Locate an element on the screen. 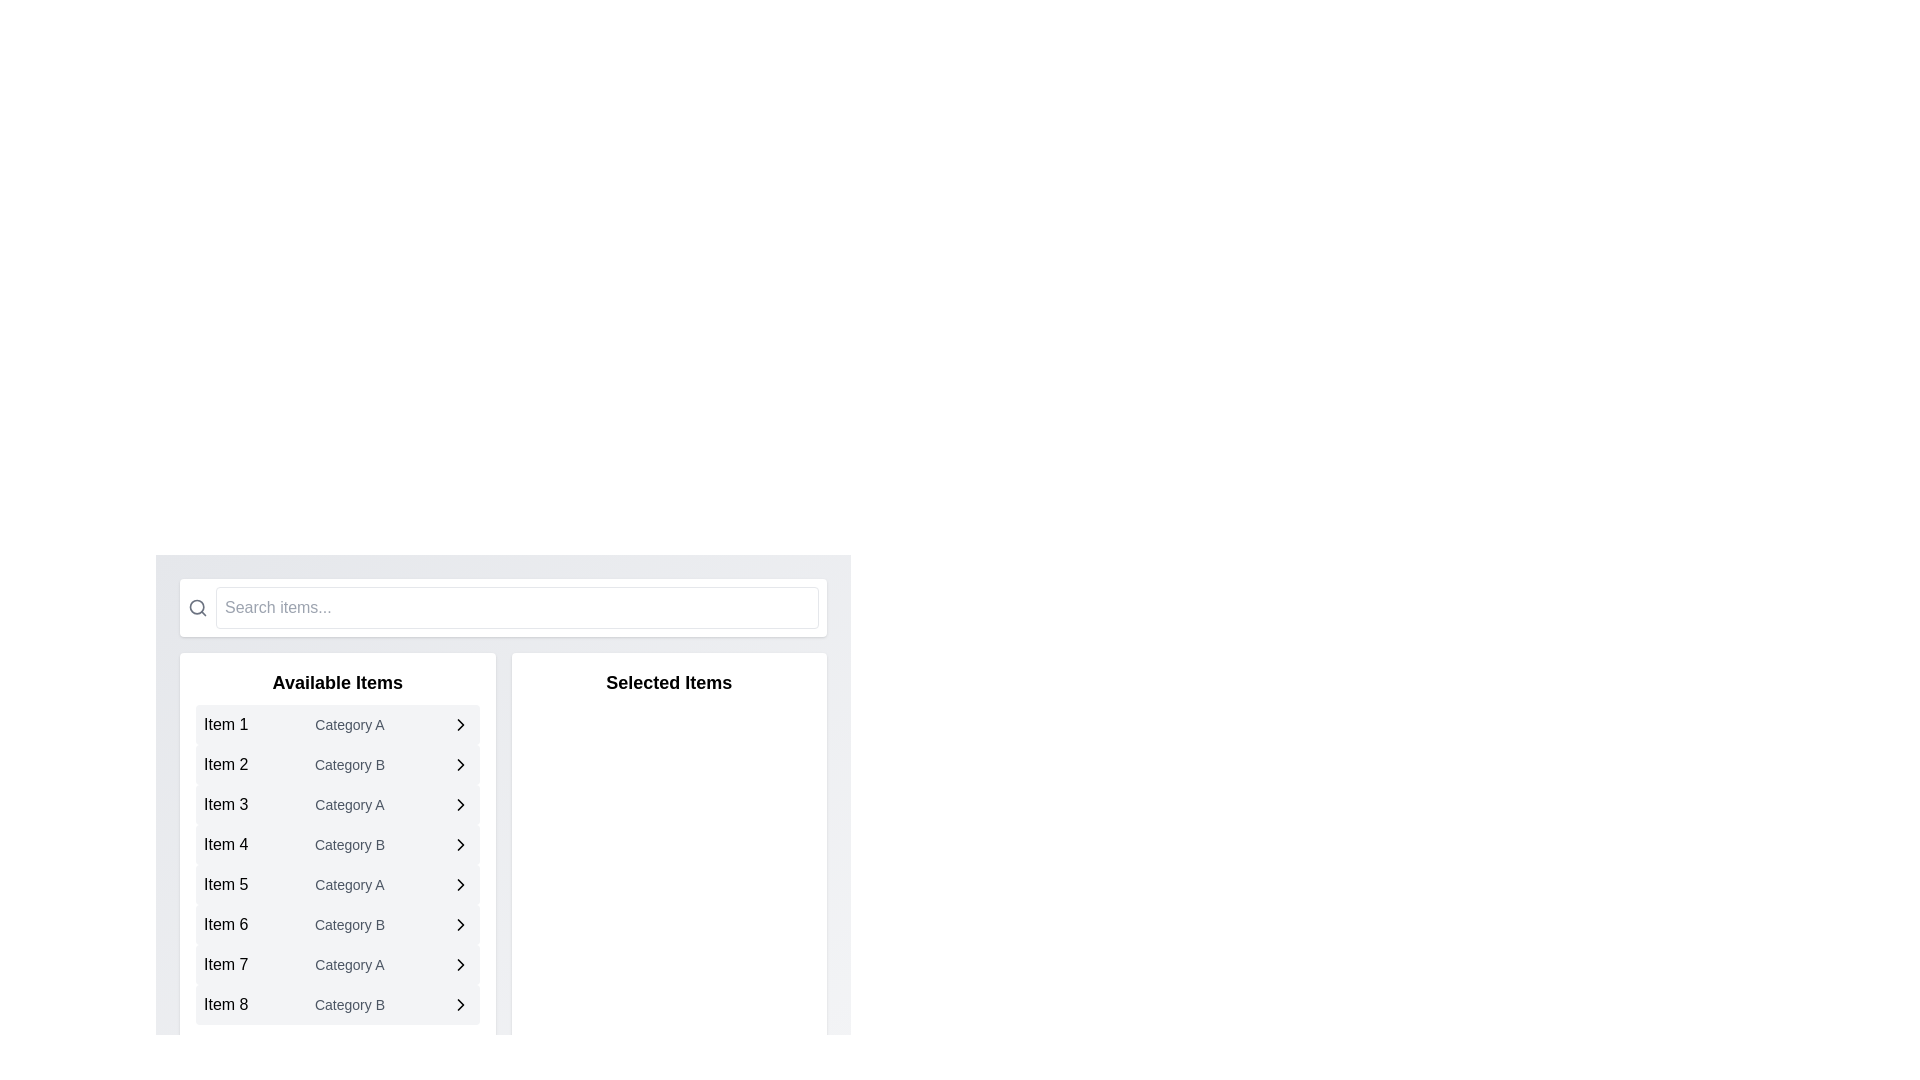 This screenshot has width=1920, height=1080. the chevron icon in the 'Available Items' section is located at coordinates (460, 963).